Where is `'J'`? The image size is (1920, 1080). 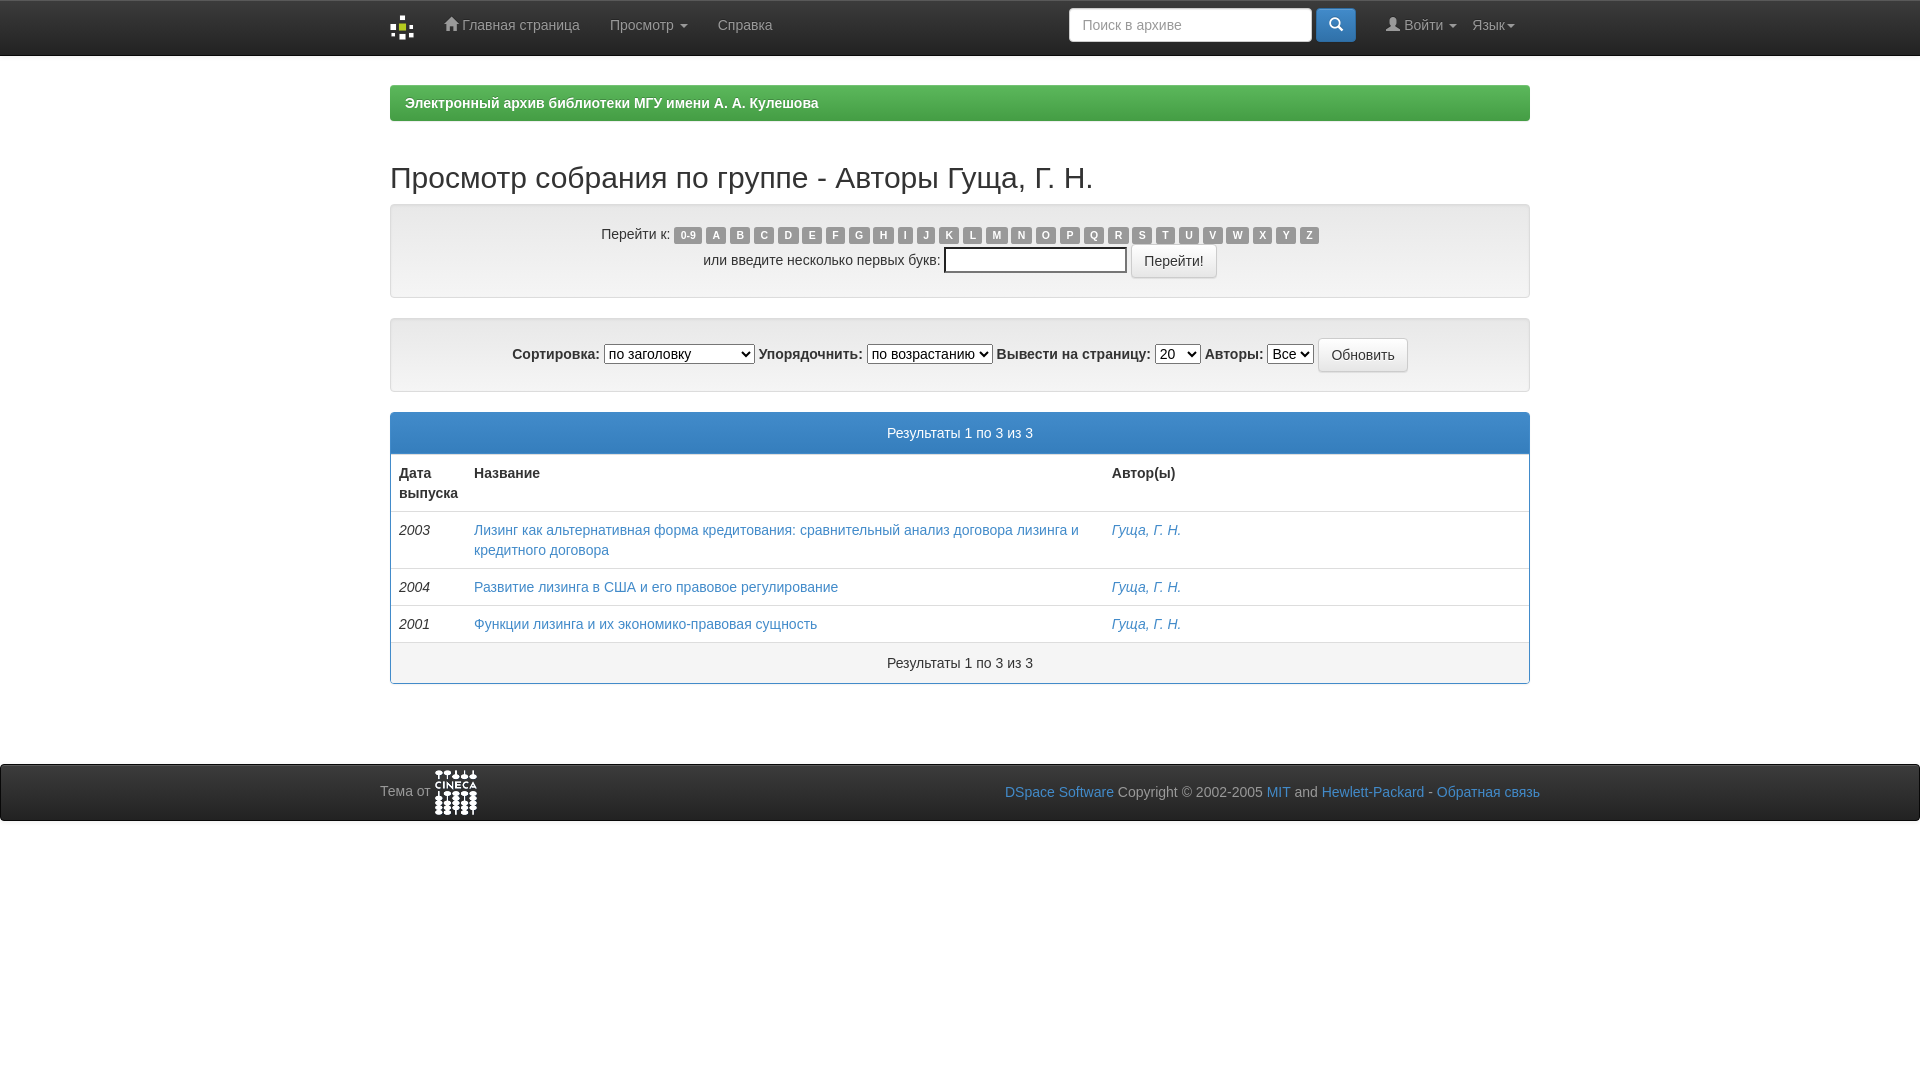 'J' is located at coordinates (925, 234).